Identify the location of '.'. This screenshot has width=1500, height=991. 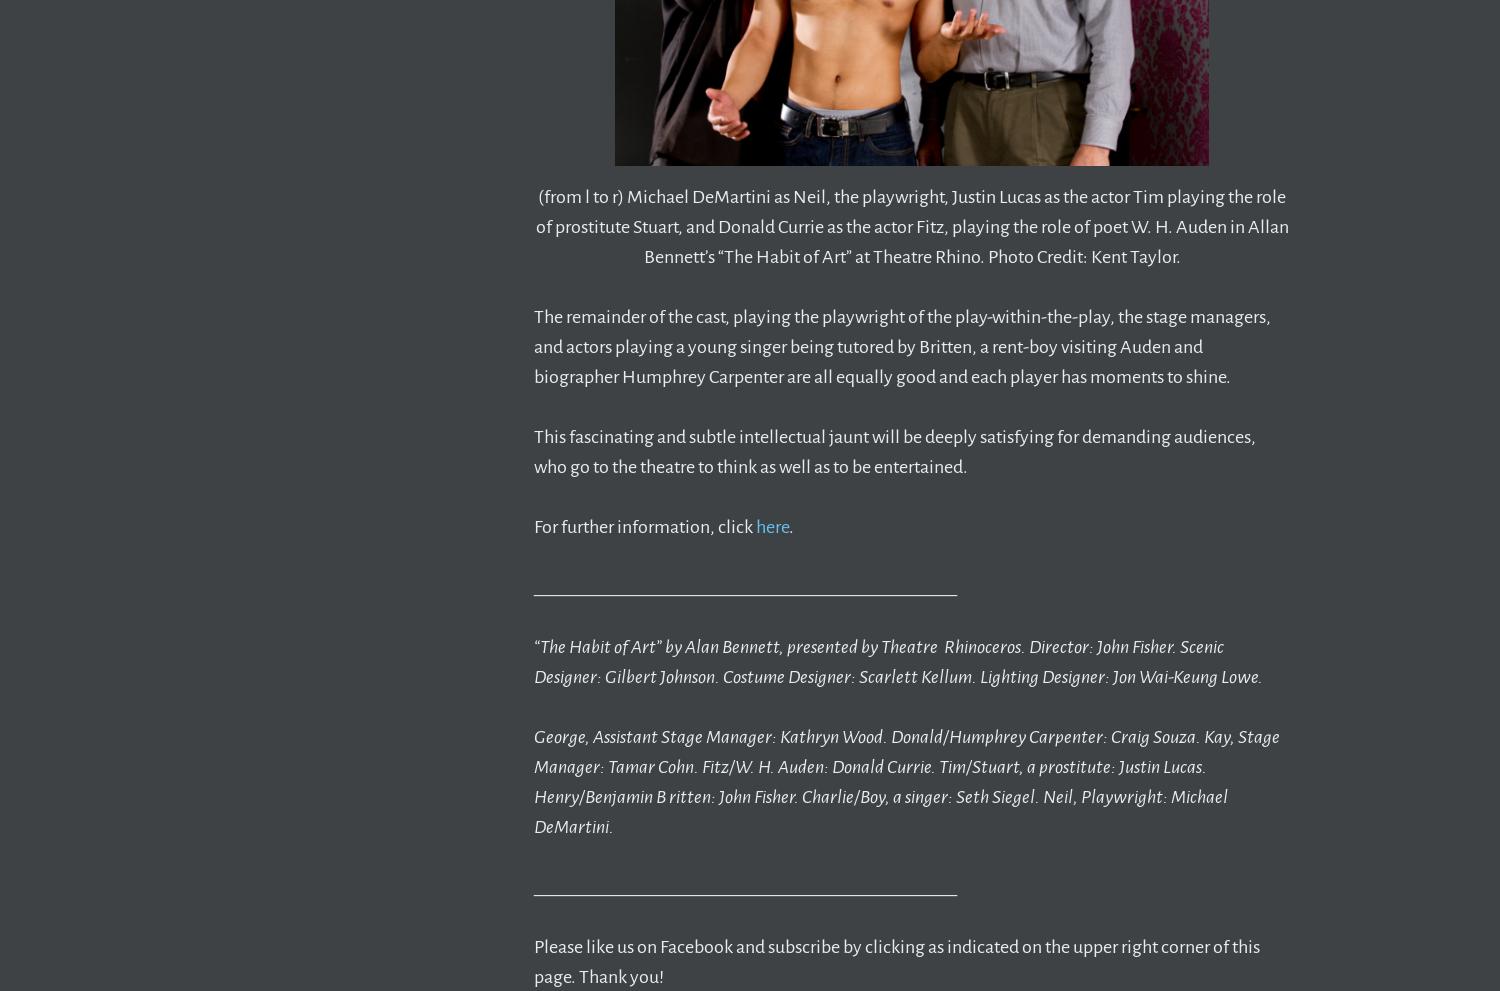
(791, 527).